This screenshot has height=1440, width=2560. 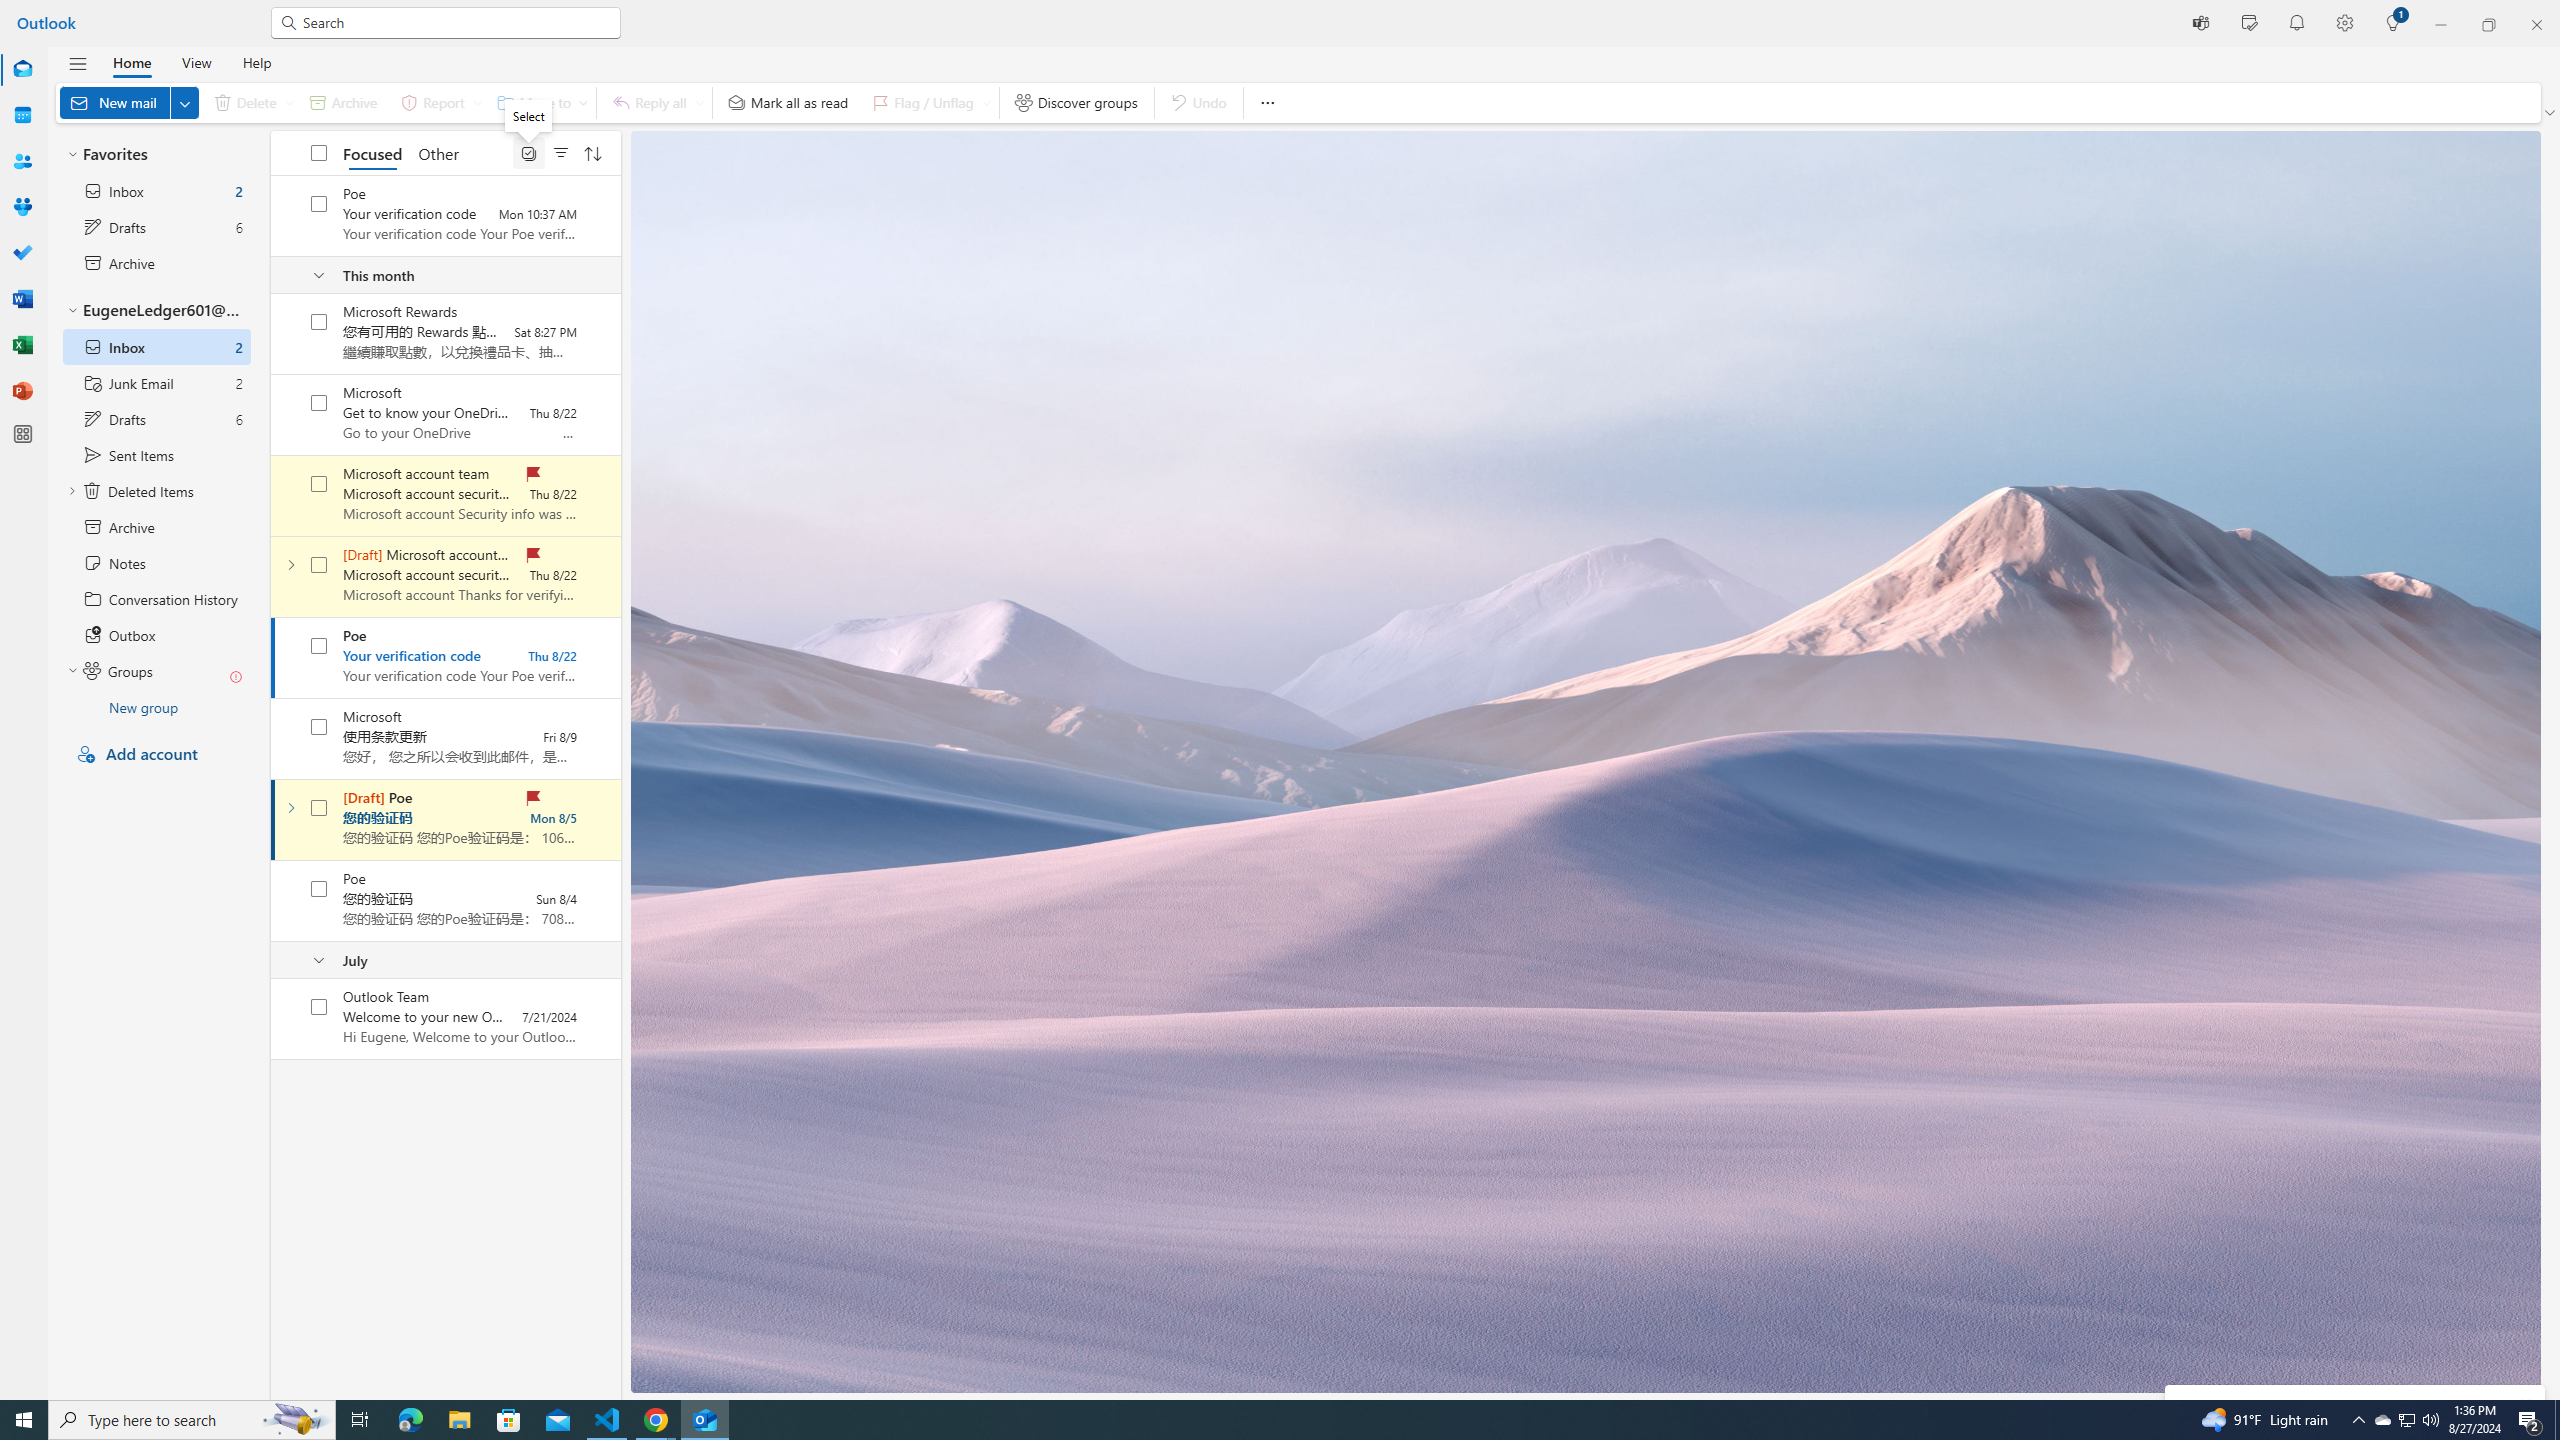 What do you see at coordinates (476, 102) in the screenshot?
I see `'Expand to see more report options'` at bounding box center [476, 102].